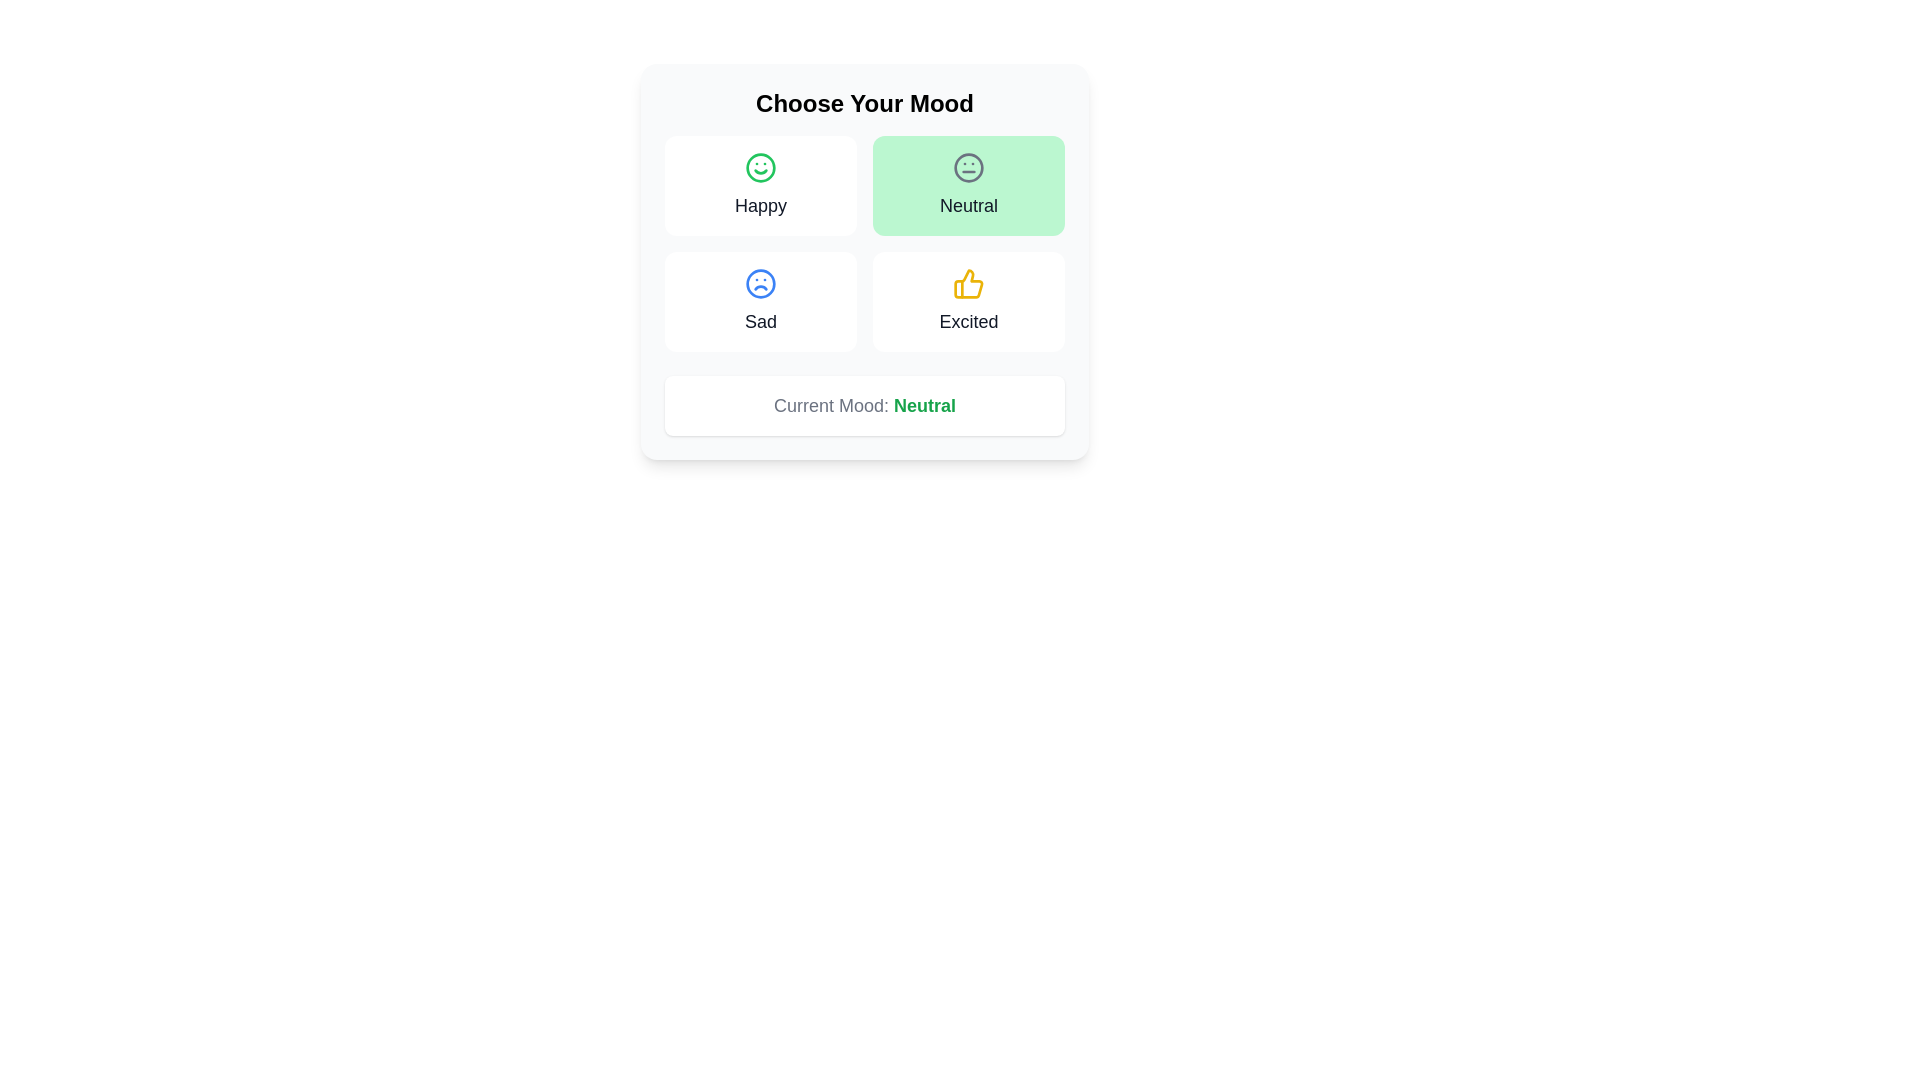 This screenshot has width=1920, height=1080. I want to click on the blue circular icon representing a sad face located inside the 'Sad' button in the bottom-left corner of the mood selection interface, so click(760, 284).